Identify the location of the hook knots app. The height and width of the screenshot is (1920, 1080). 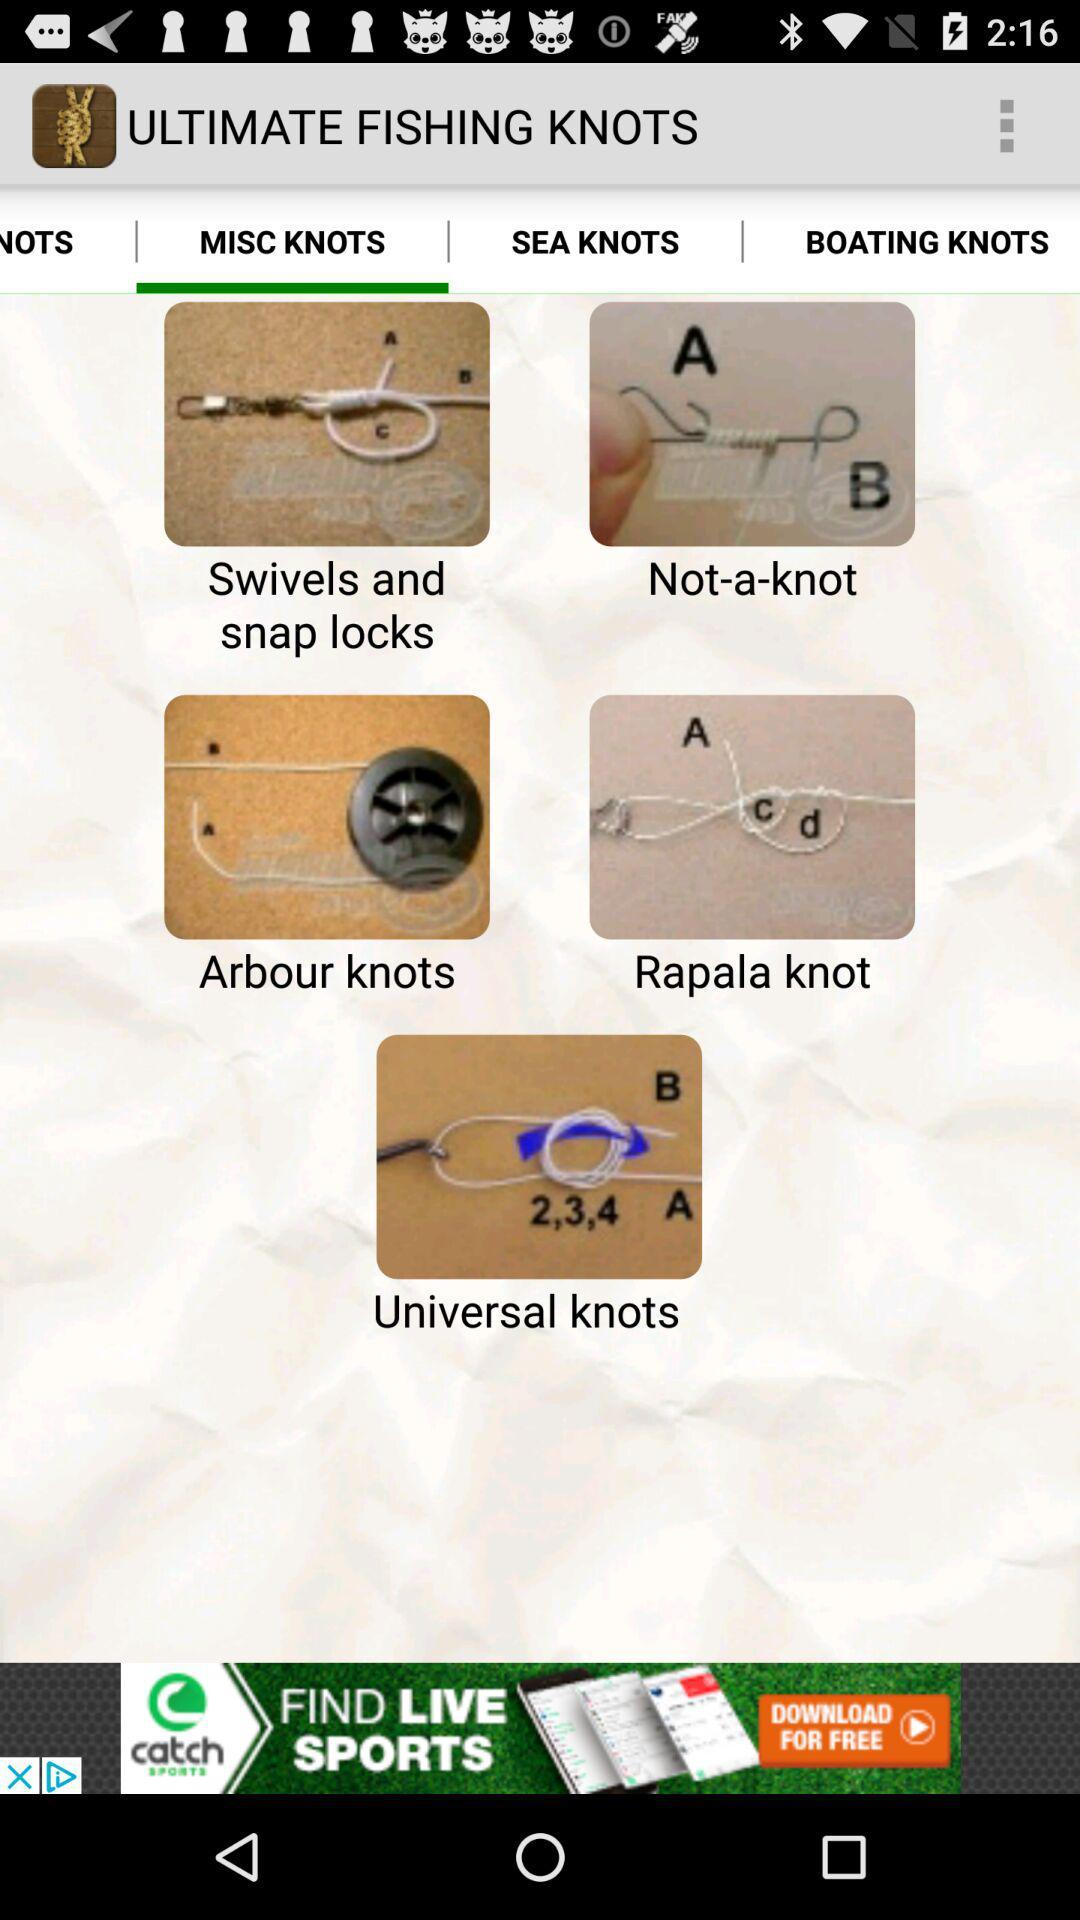
(67, 240).